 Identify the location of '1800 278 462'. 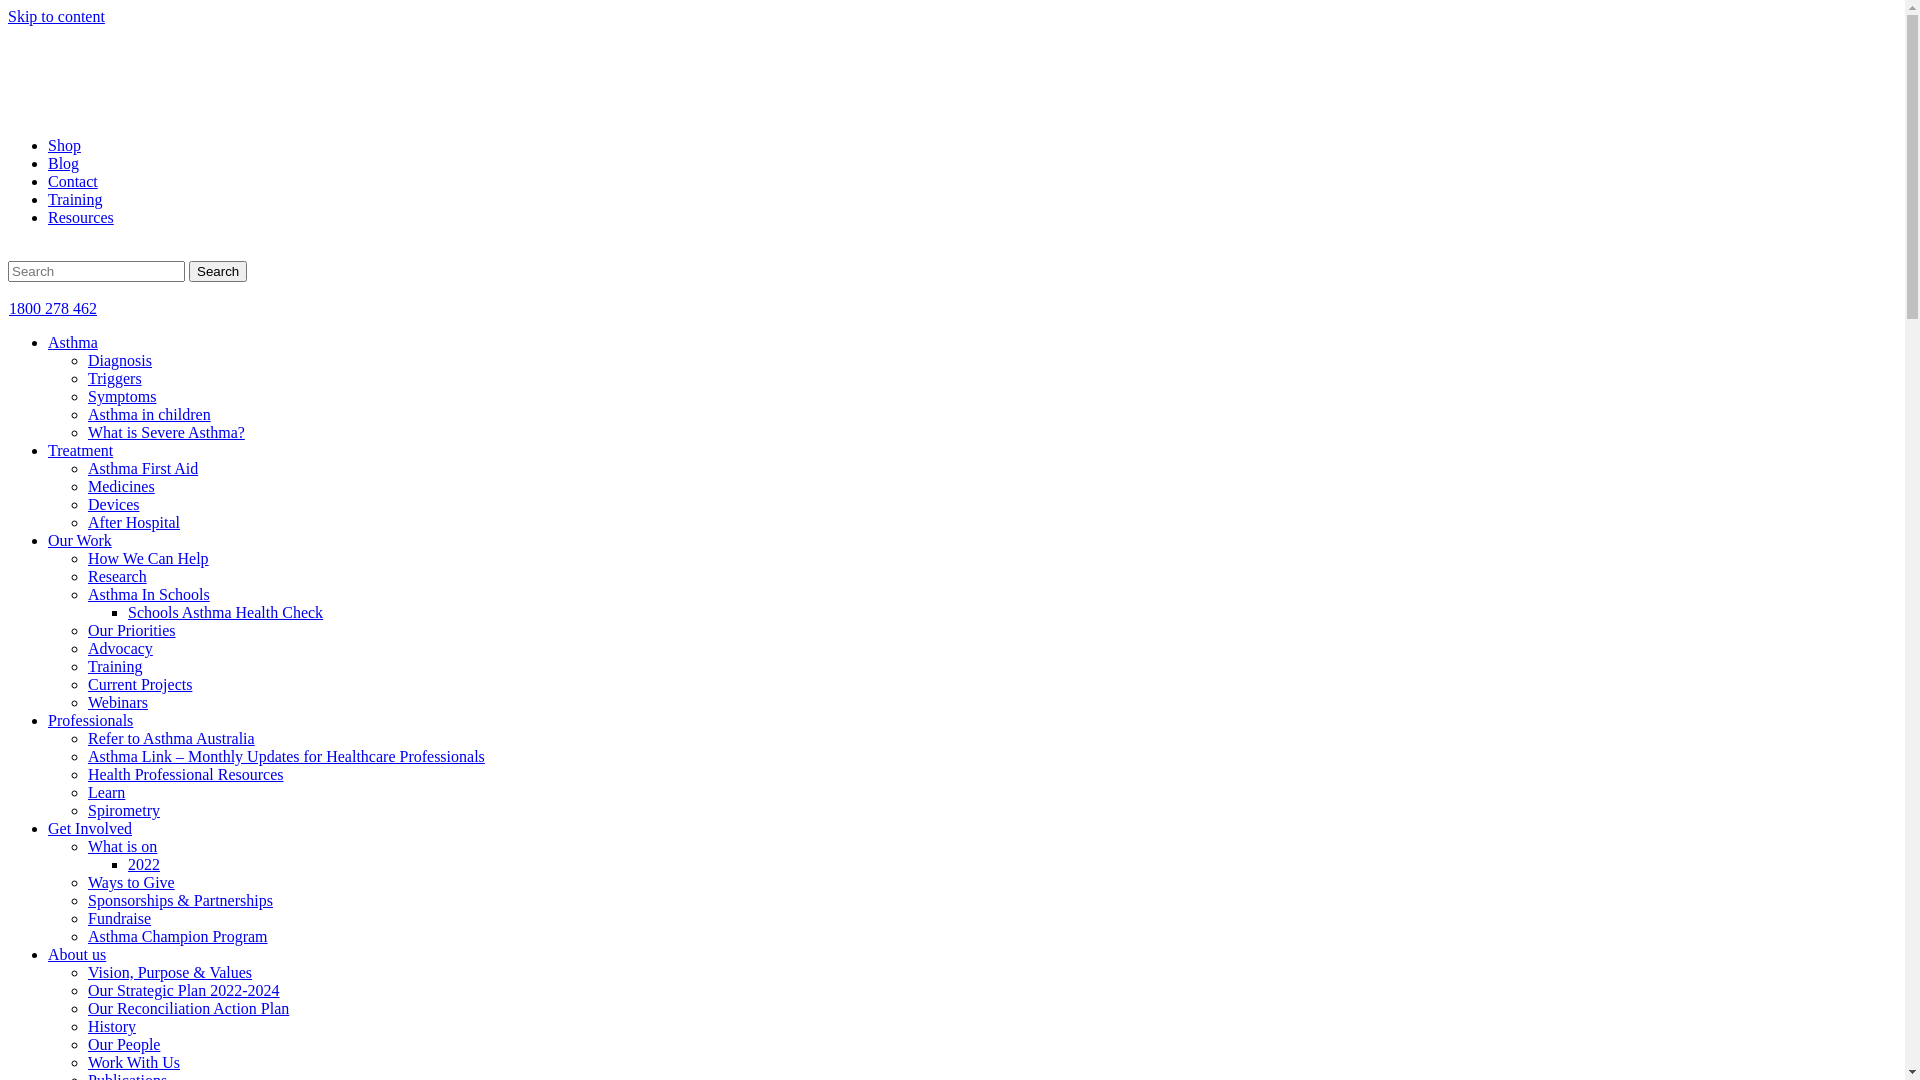
(52, 308).